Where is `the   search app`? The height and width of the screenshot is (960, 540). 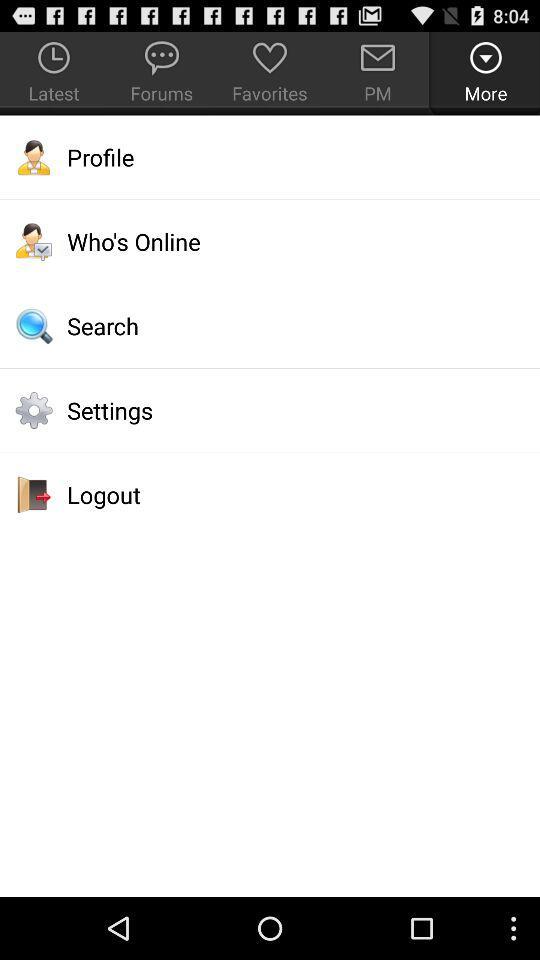
the   search app is located at coordinates (270, 326).